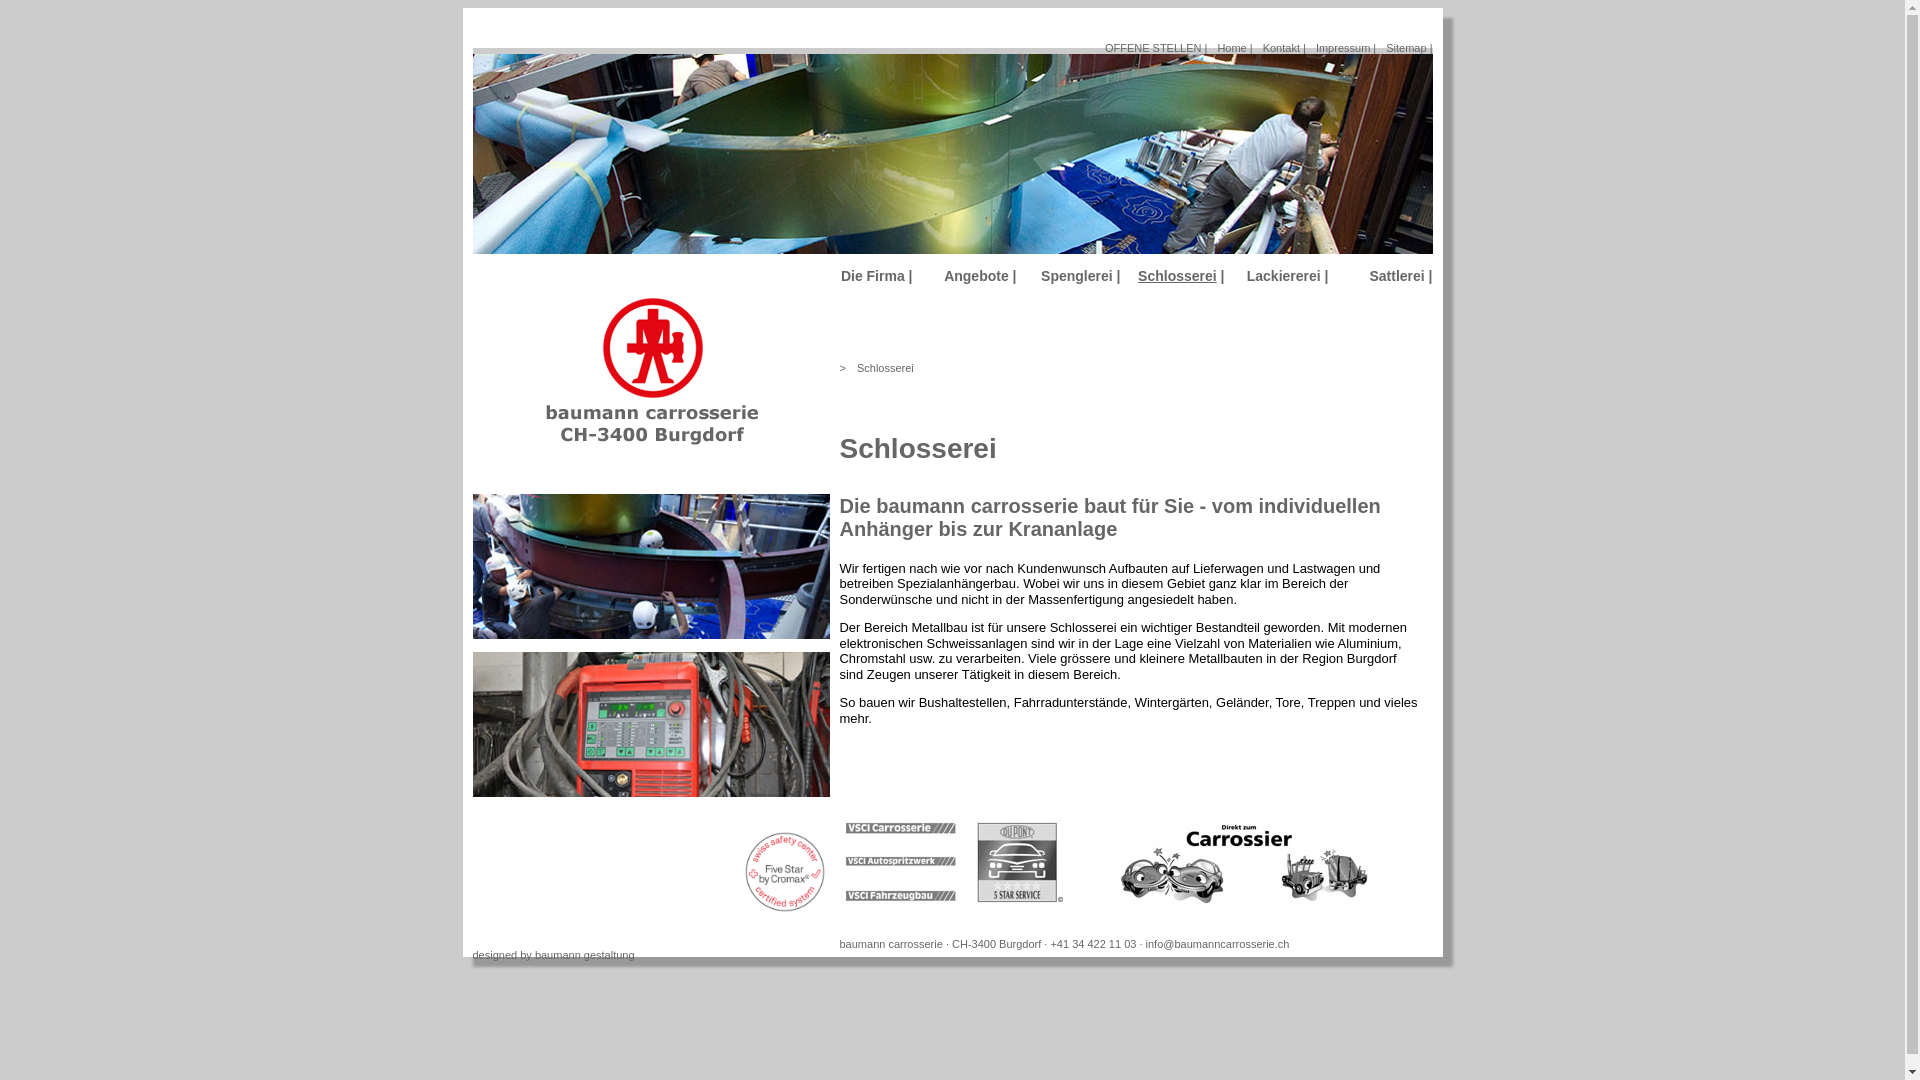  Describe the element at coordinates (943, 276) in the screenshot. I see `'Angebote'` at that location.